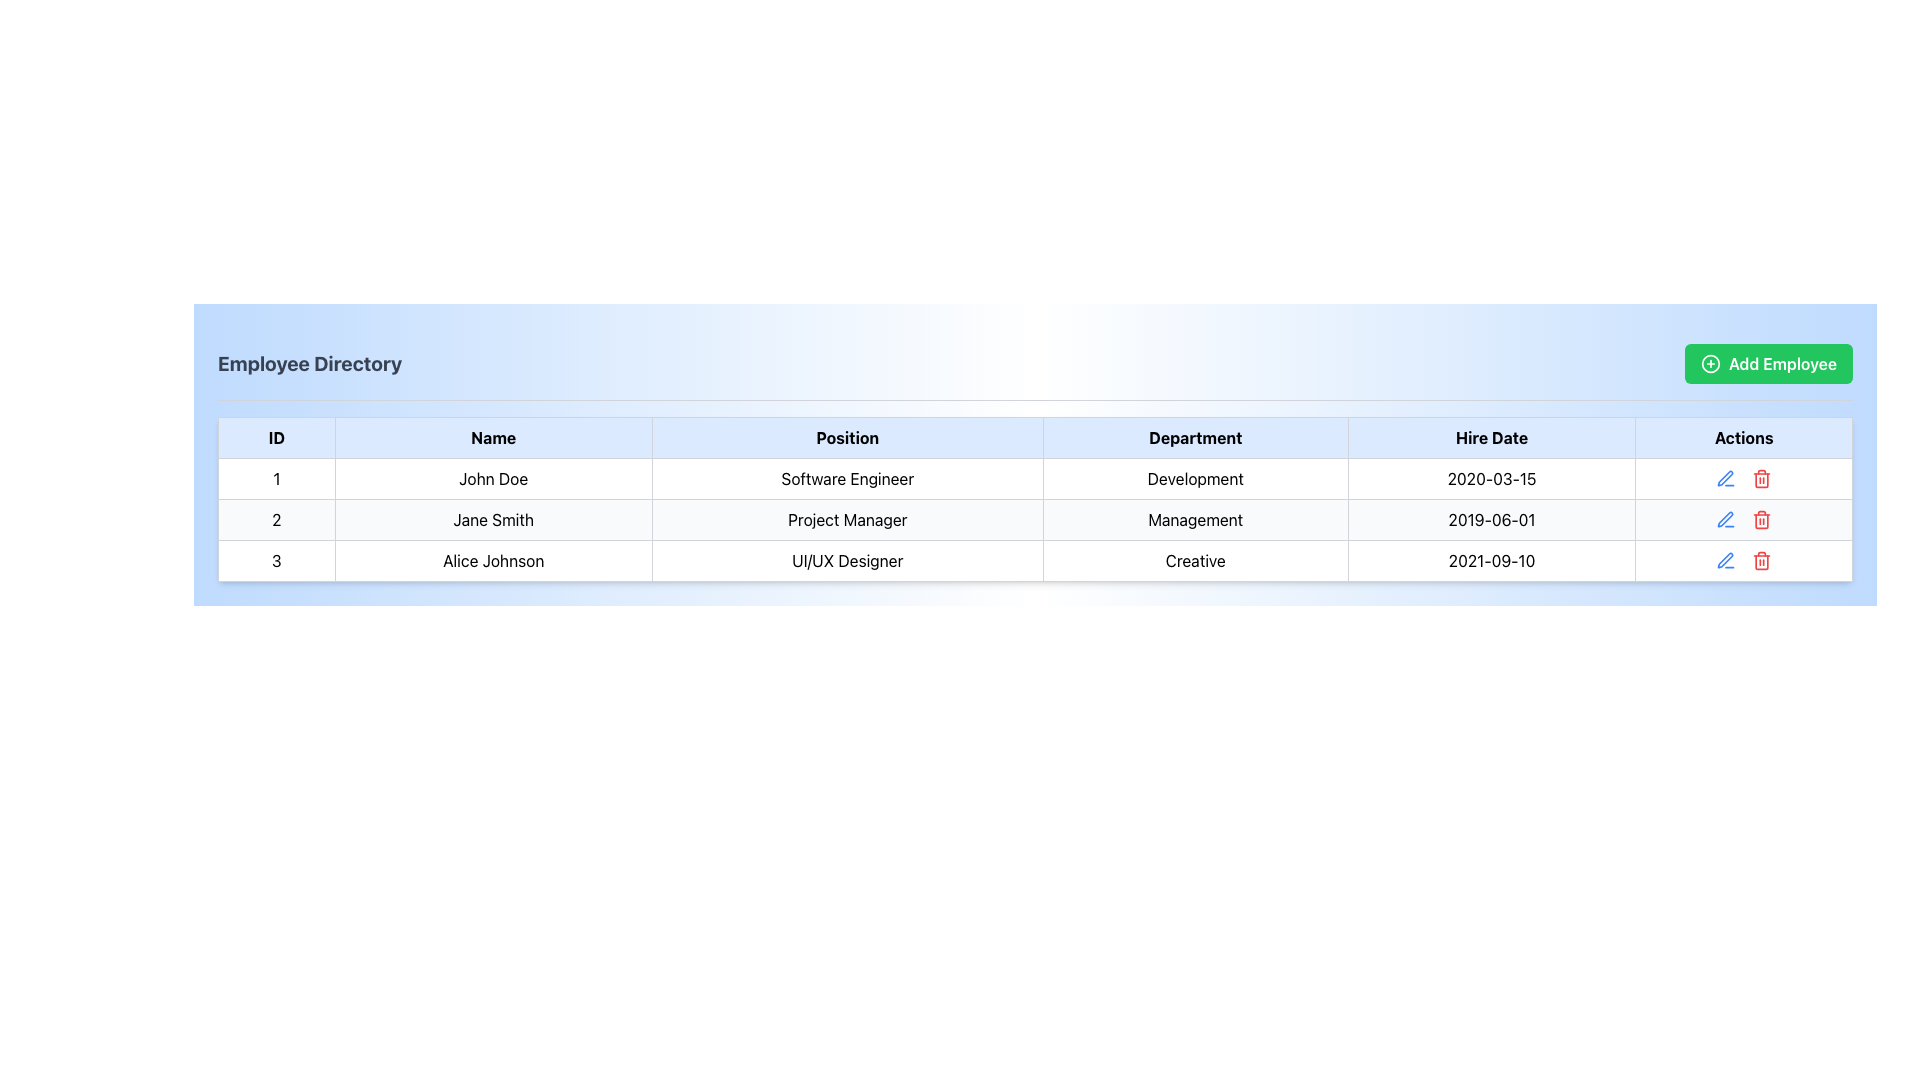  What do you see at coordinates (847, 437) in the screenshot?
I see `the text label that reads 'Position' in bold black font on a light blue background, located centrally within its cell in the header row of the table` at bounding box center [847, 437].